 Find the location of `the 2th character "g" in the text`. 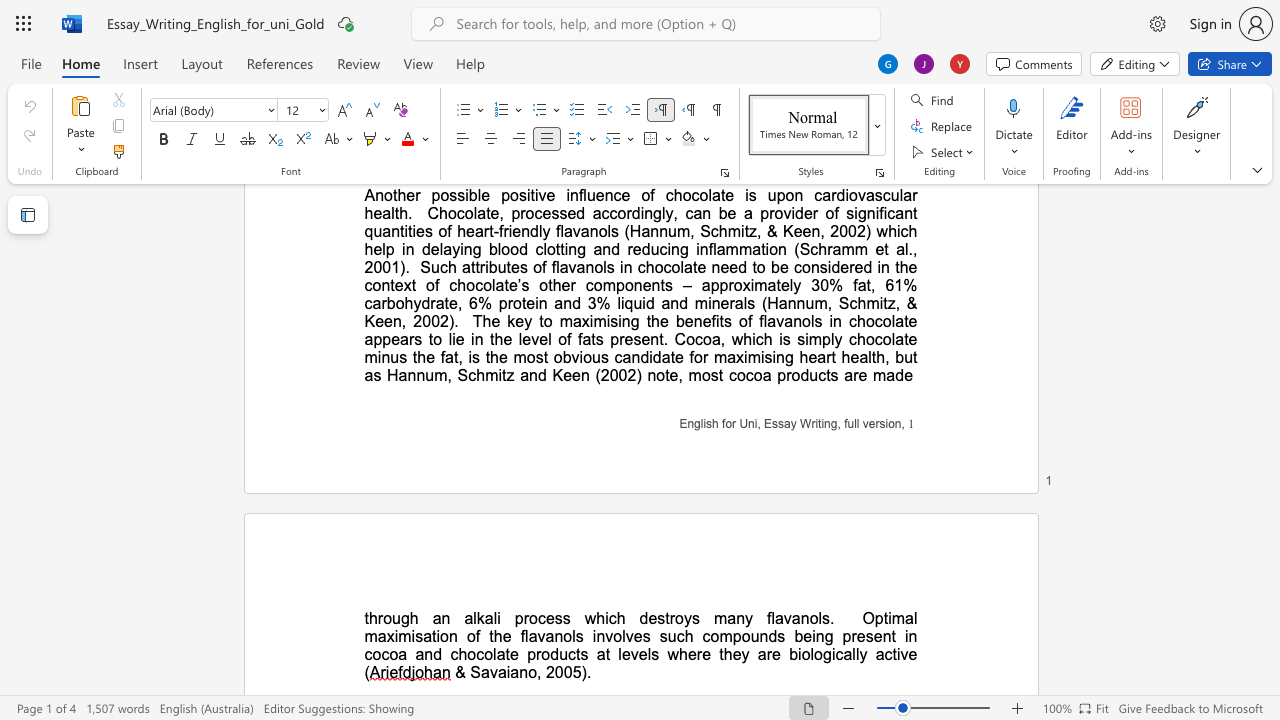

the 2th character "g" in the text is located at coordinates (827, 654).